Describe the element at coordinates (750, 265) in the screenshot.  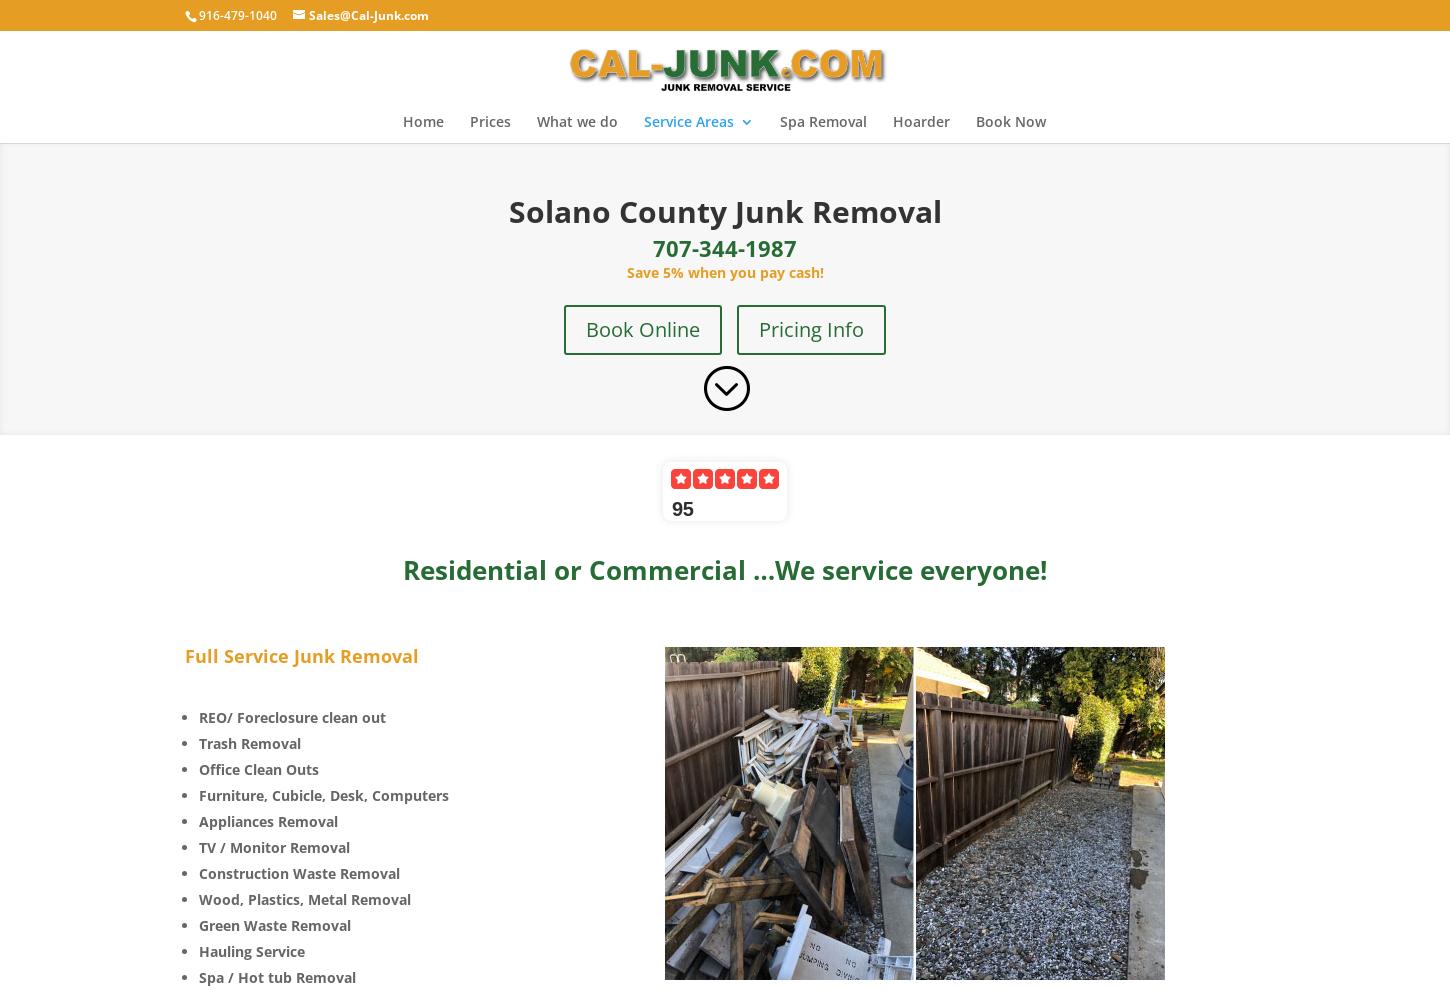
I see `'San Joaquin County'` at that location.